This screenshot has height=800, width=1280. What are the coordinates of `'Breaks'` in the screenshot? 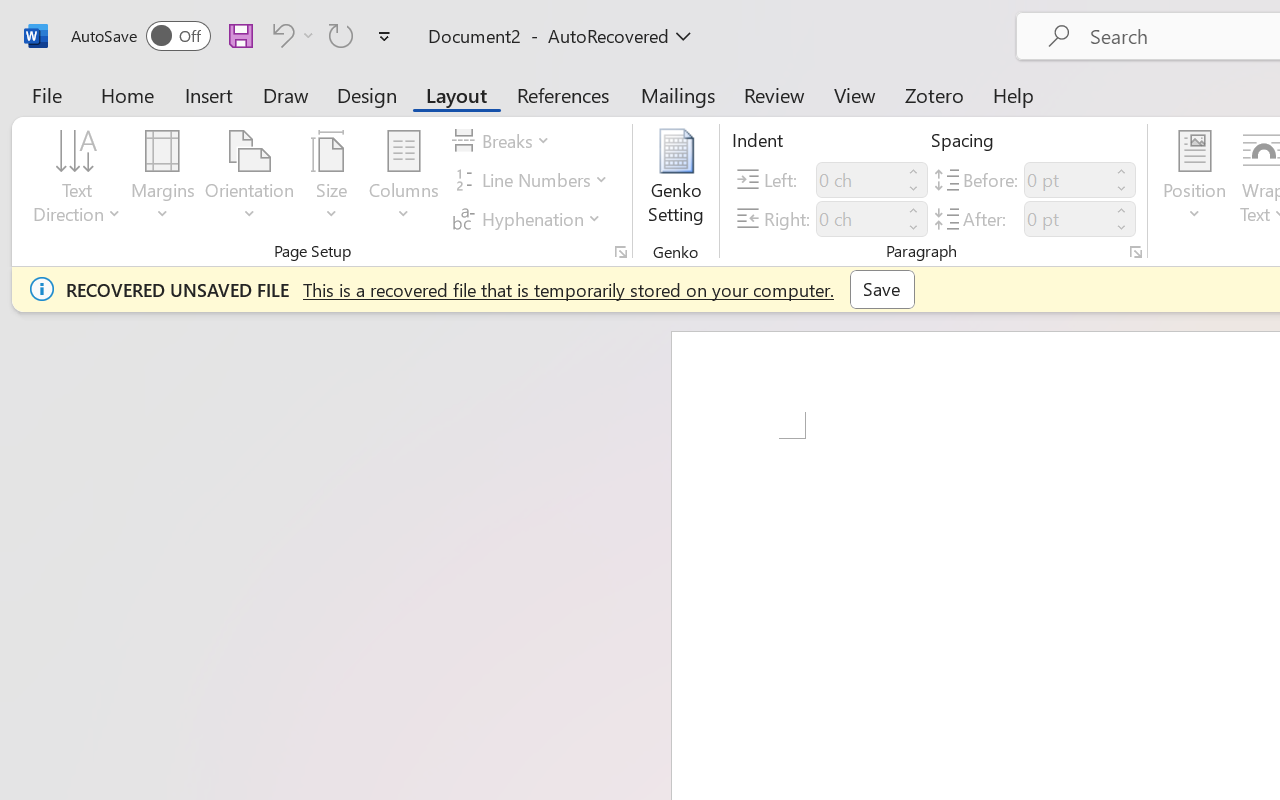 It's located at (504, 141).